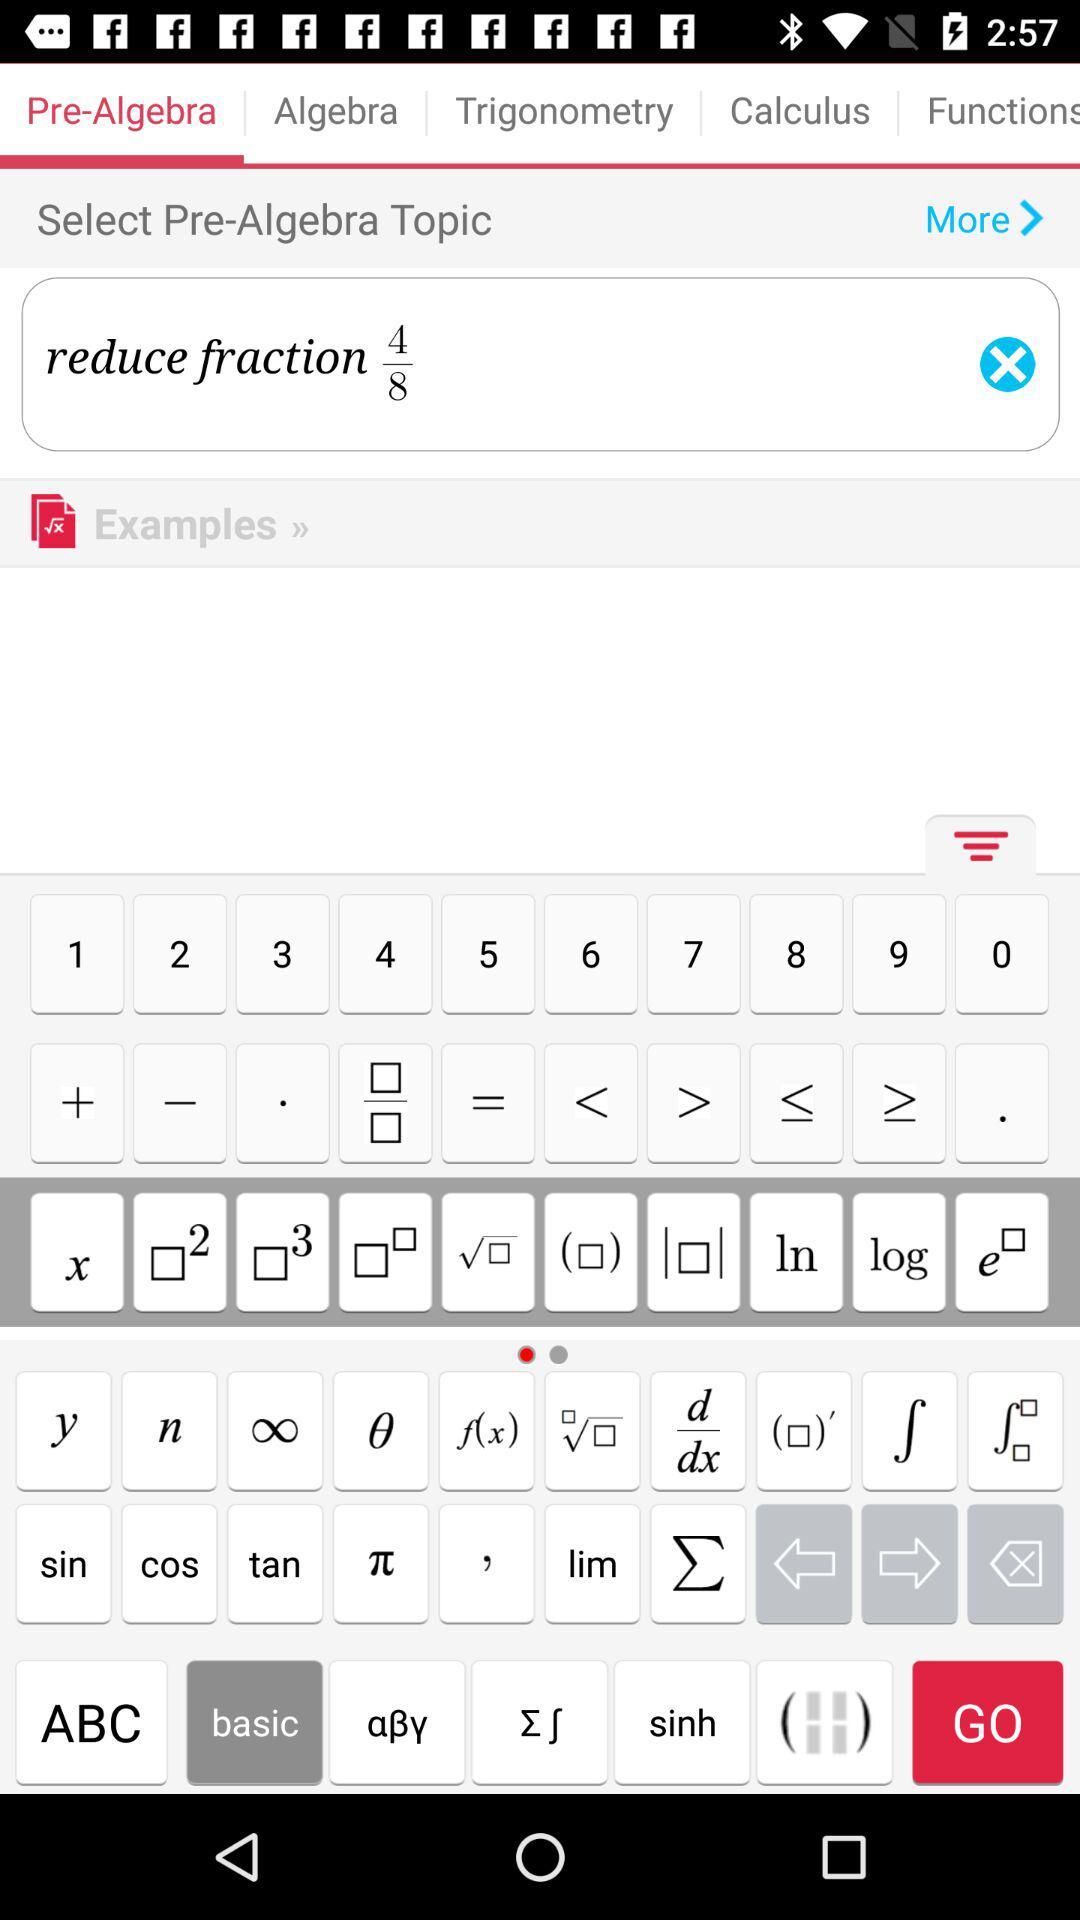  Describe the element at coordinates (282, 1101) in the screenshot. I see `the add icon` at that location.